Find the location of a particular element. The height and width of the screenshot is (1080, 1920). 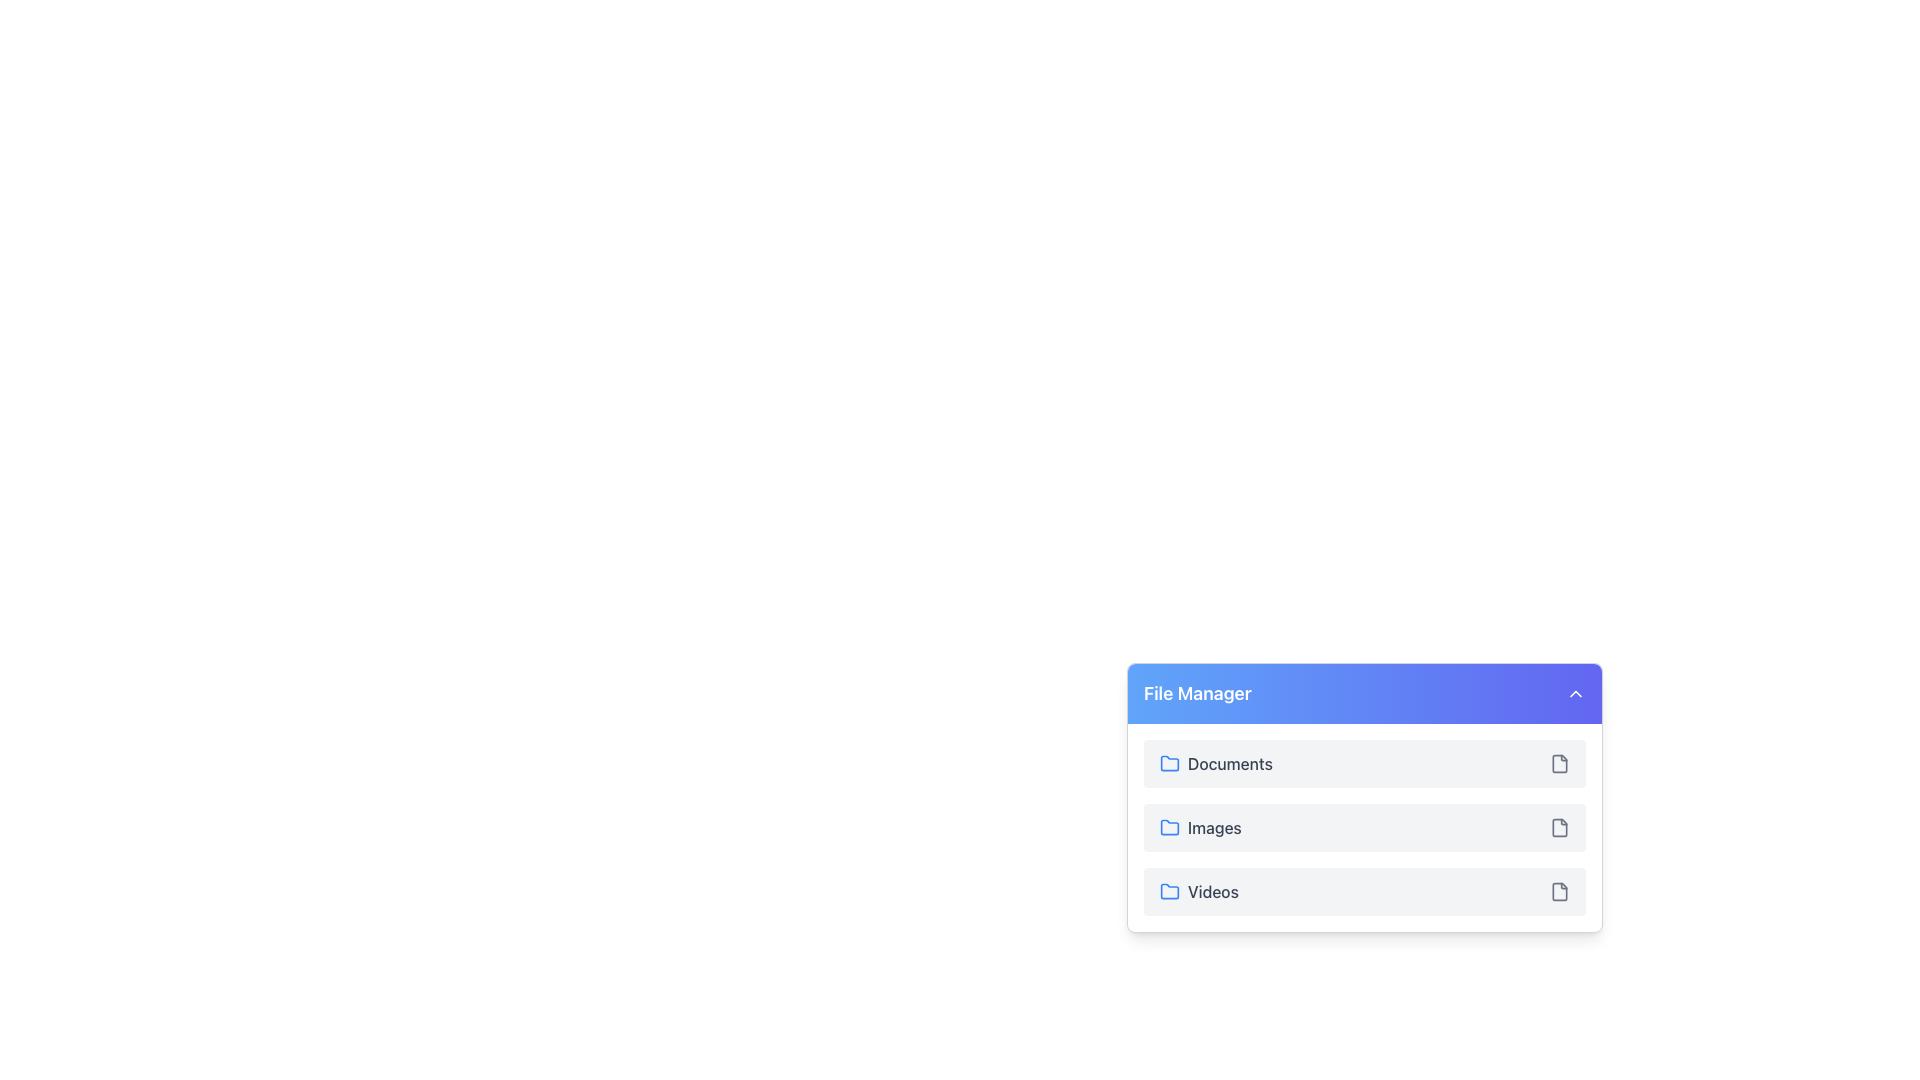

the 'Videos' category in the File Manager, which is the last item in a vertically stacked list of rows labeled 'Documents', 'Images', and 'Videos' is located at coordinates (1363, 890).